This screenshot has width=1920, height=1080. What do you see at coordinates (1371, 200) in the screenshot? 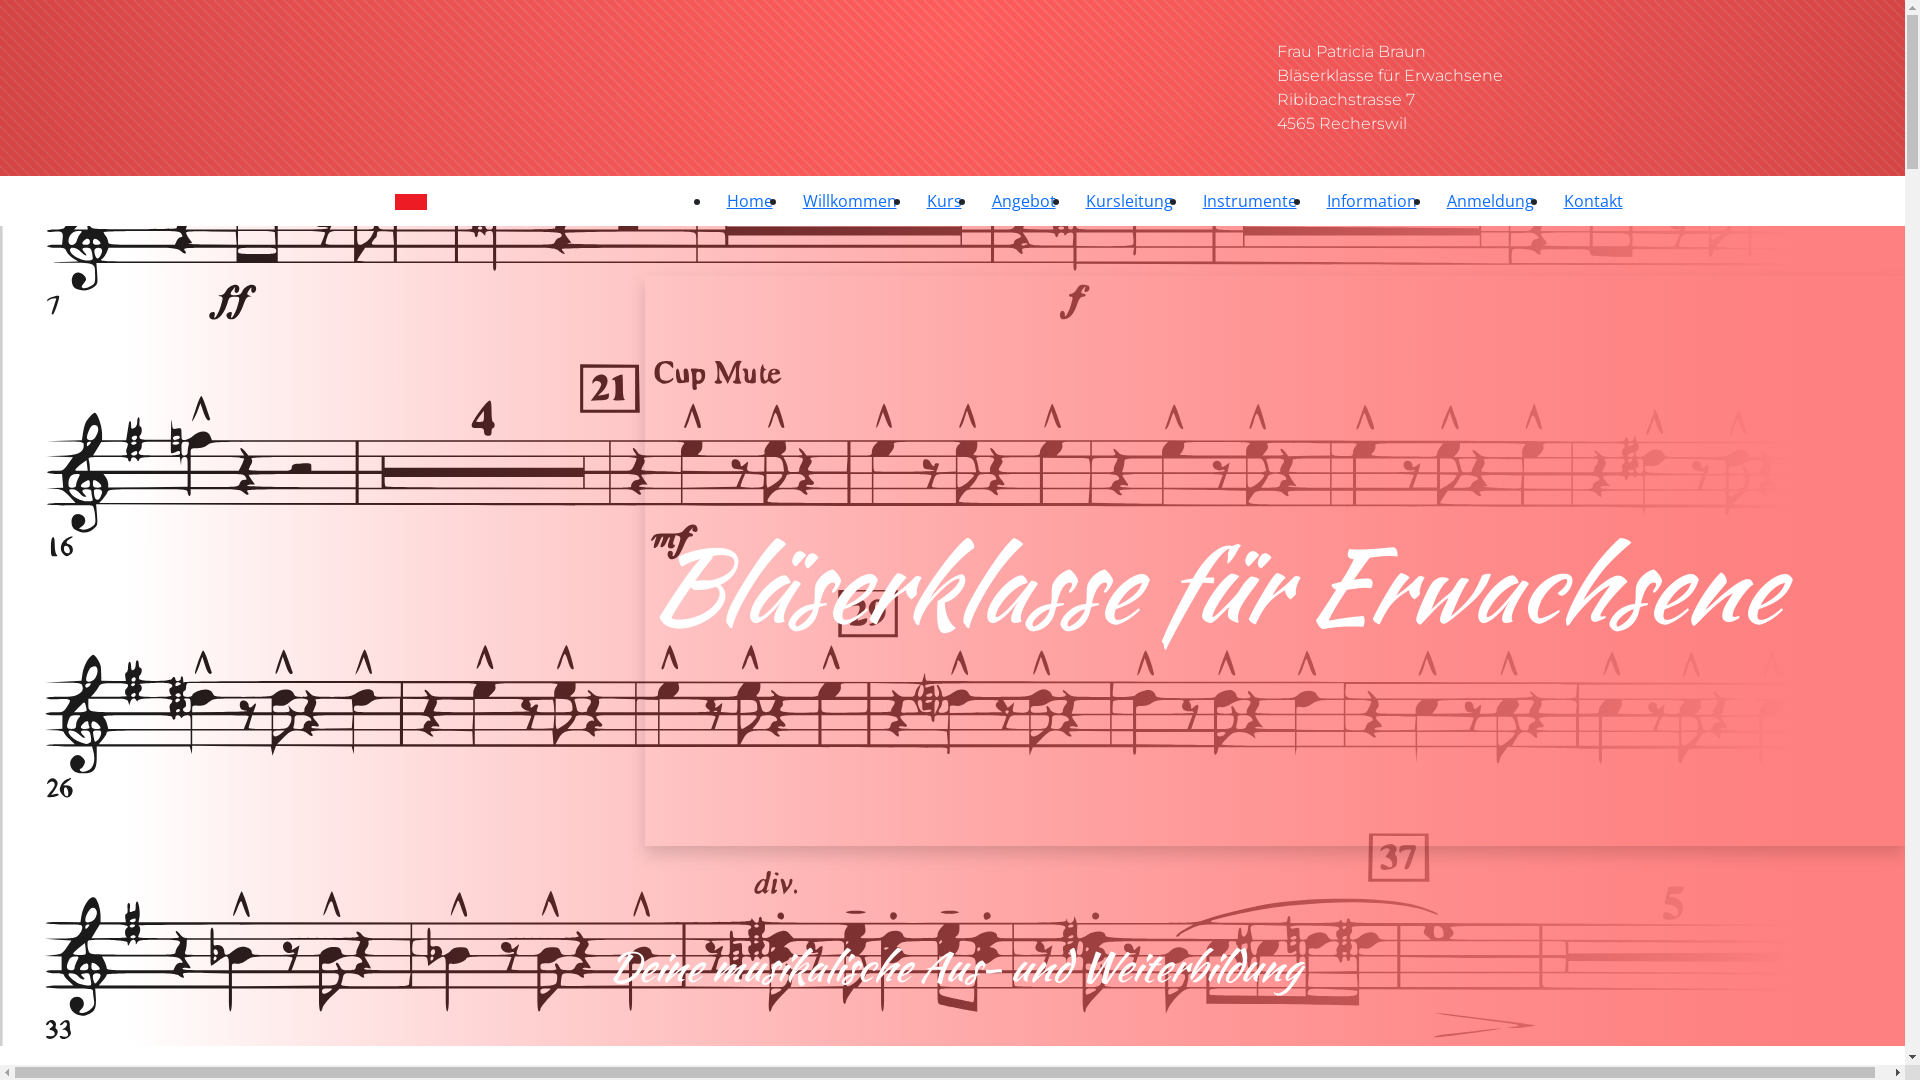
I see `'Information'` at bounding box center [1371, 200].